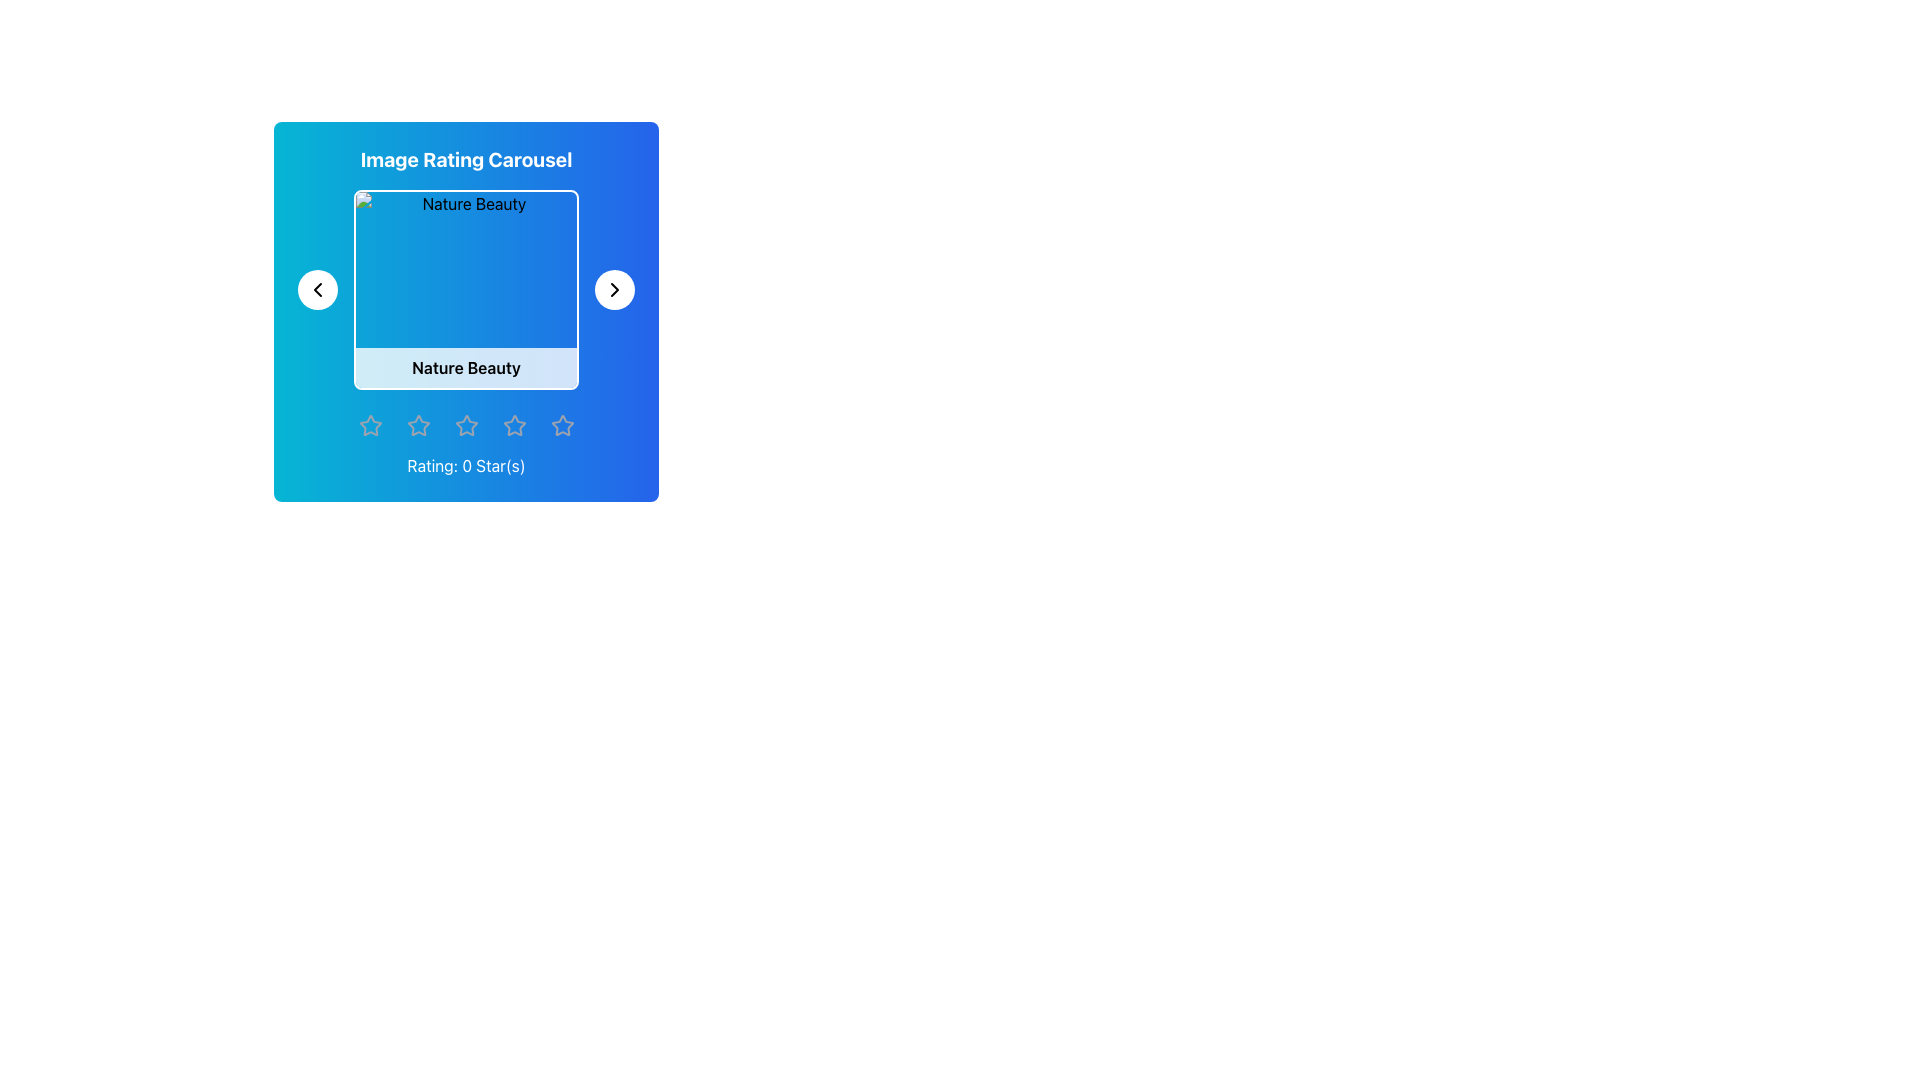 This screenshot has width=1920, height=1080. What do you see at coordinates (465, 312) in the screenshot?
I see `the displayed image details in the Carousel Section, which allows for image navigation and ratings` at bounding box center [465, 312].